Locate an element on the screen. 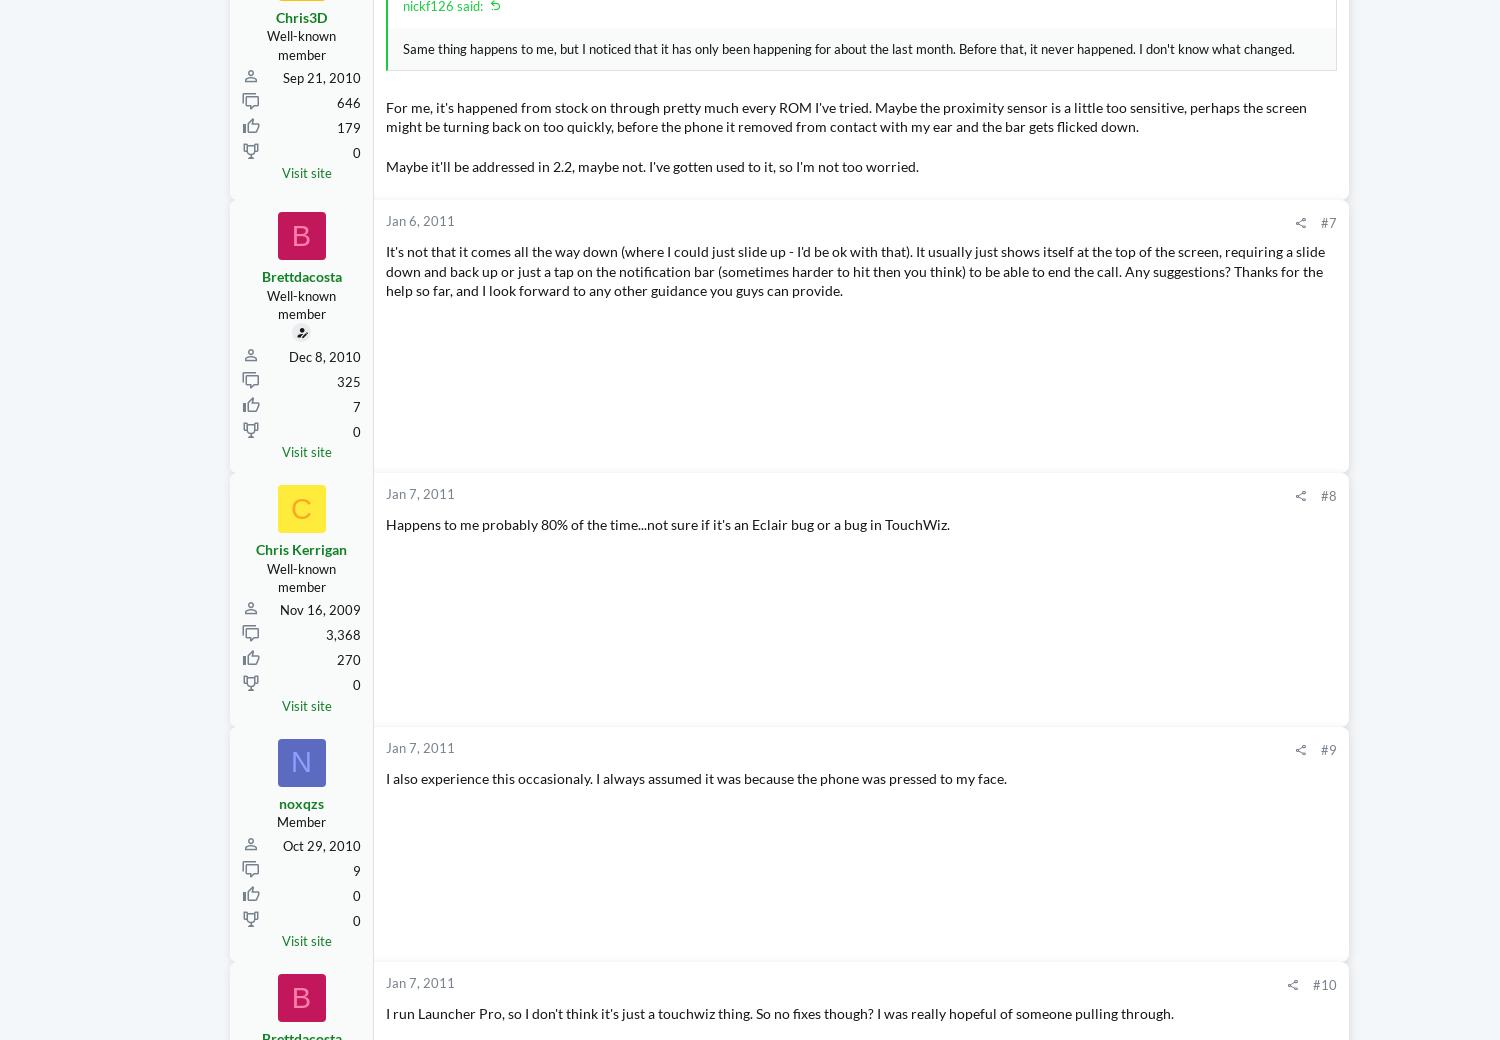 The height and width of the screenshot is (1040, 1500). '#8' is located at coordinates (1140, 533).